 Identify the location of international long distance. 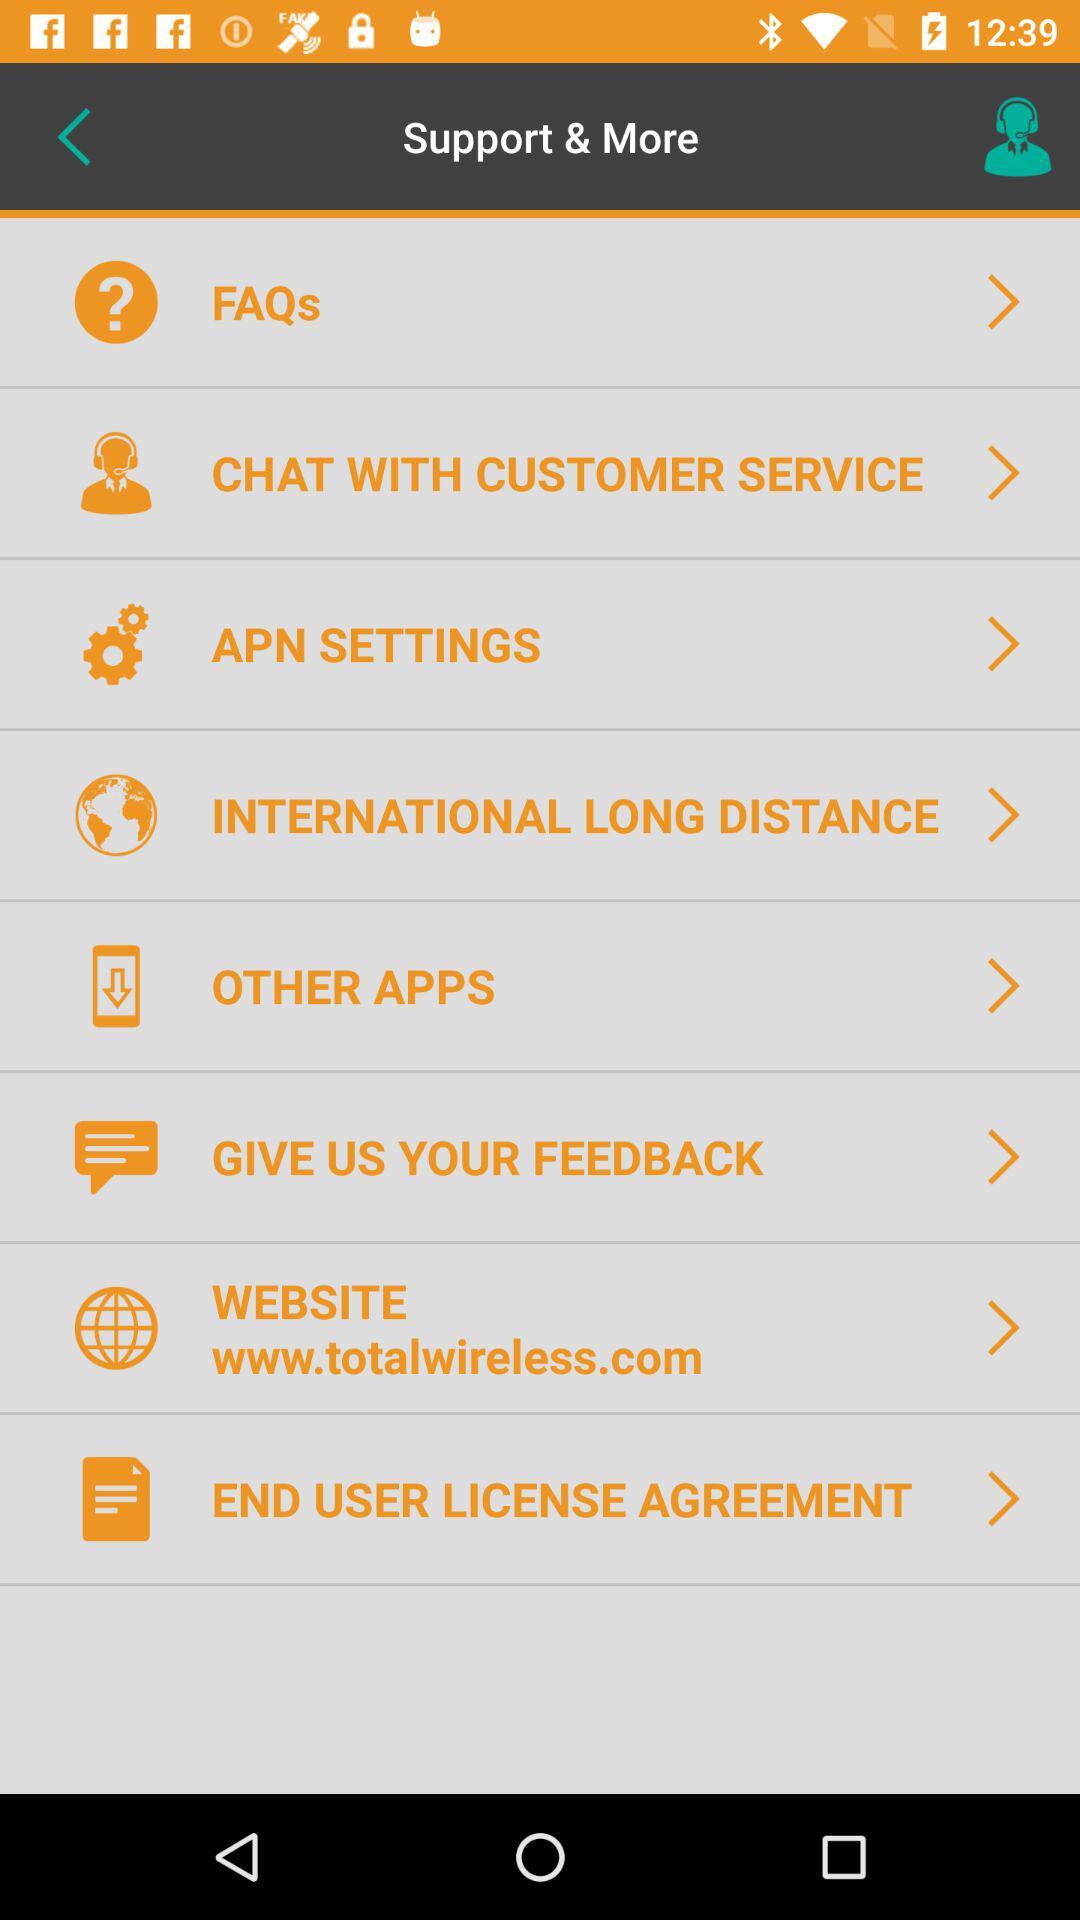
(587, 814).